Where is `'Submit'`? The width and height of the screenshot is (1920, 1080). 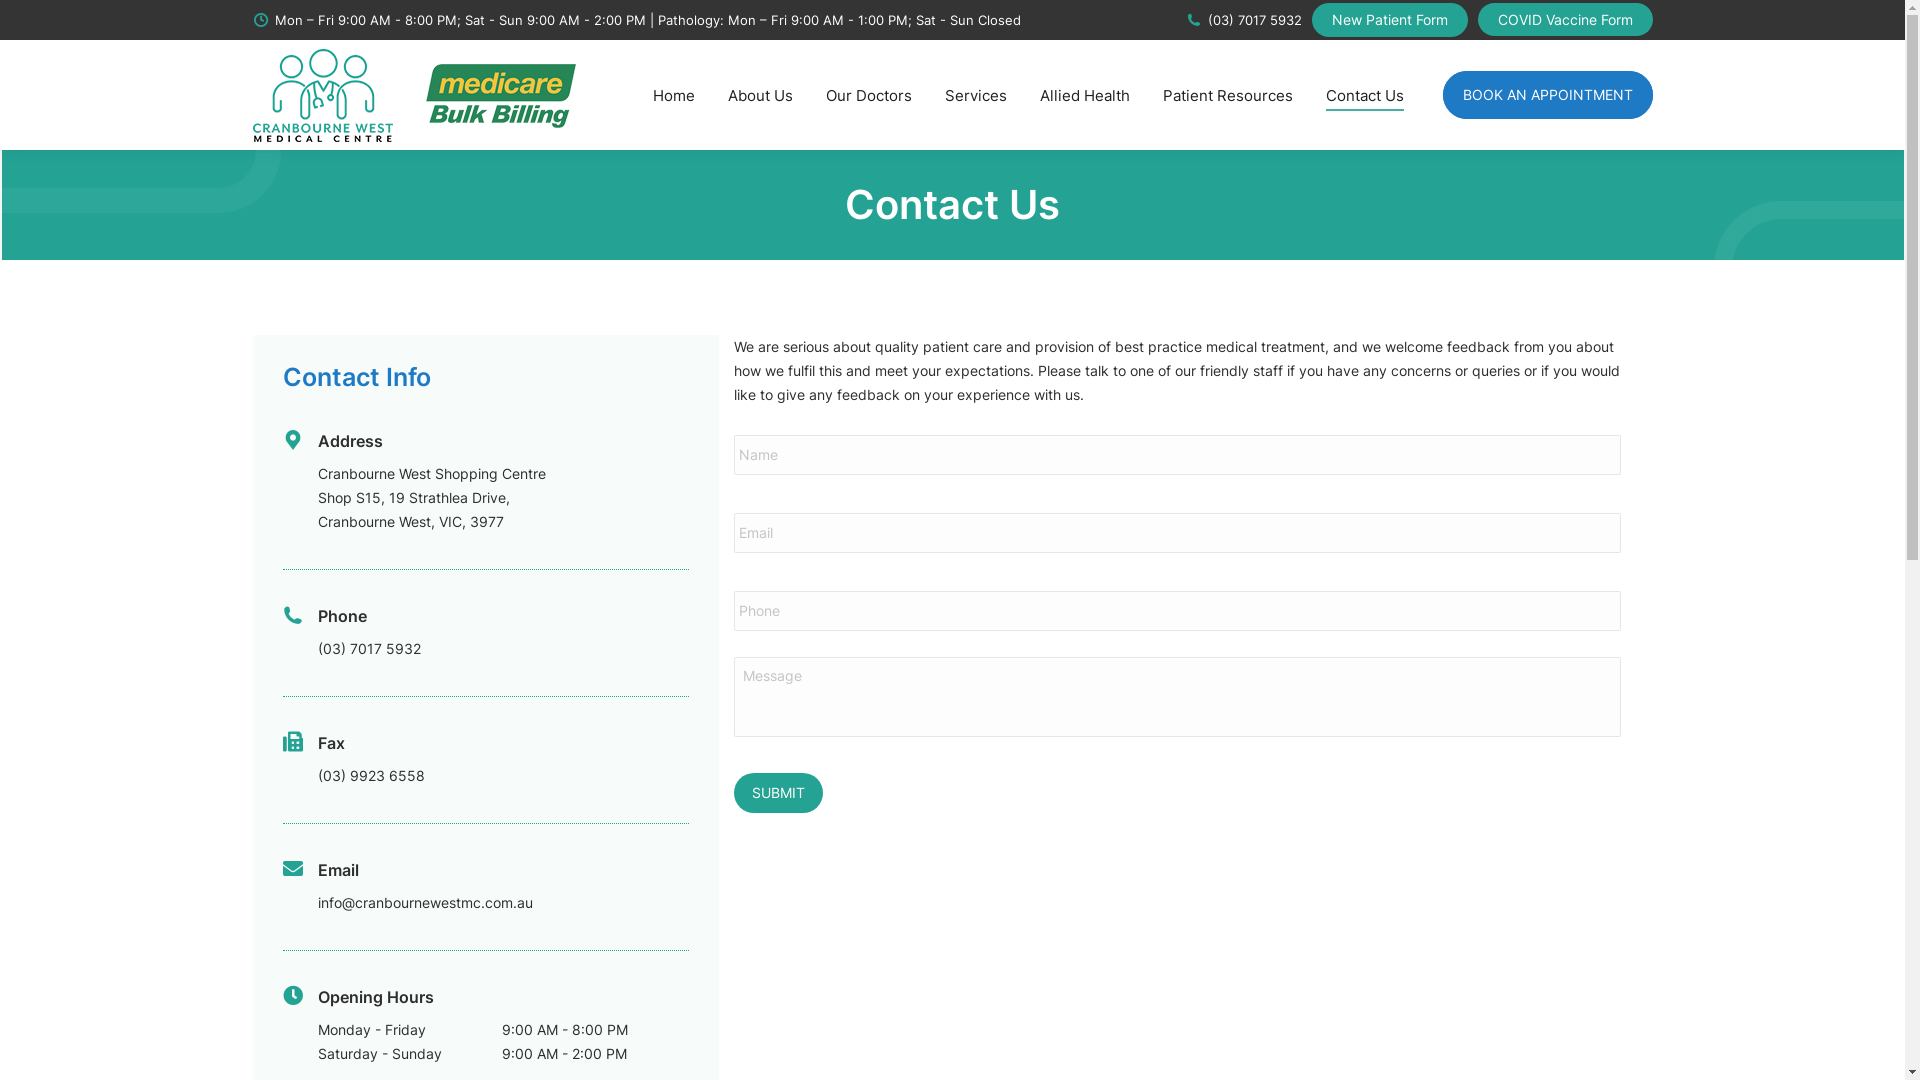 'Submit' is located at coordinates (777, 792).